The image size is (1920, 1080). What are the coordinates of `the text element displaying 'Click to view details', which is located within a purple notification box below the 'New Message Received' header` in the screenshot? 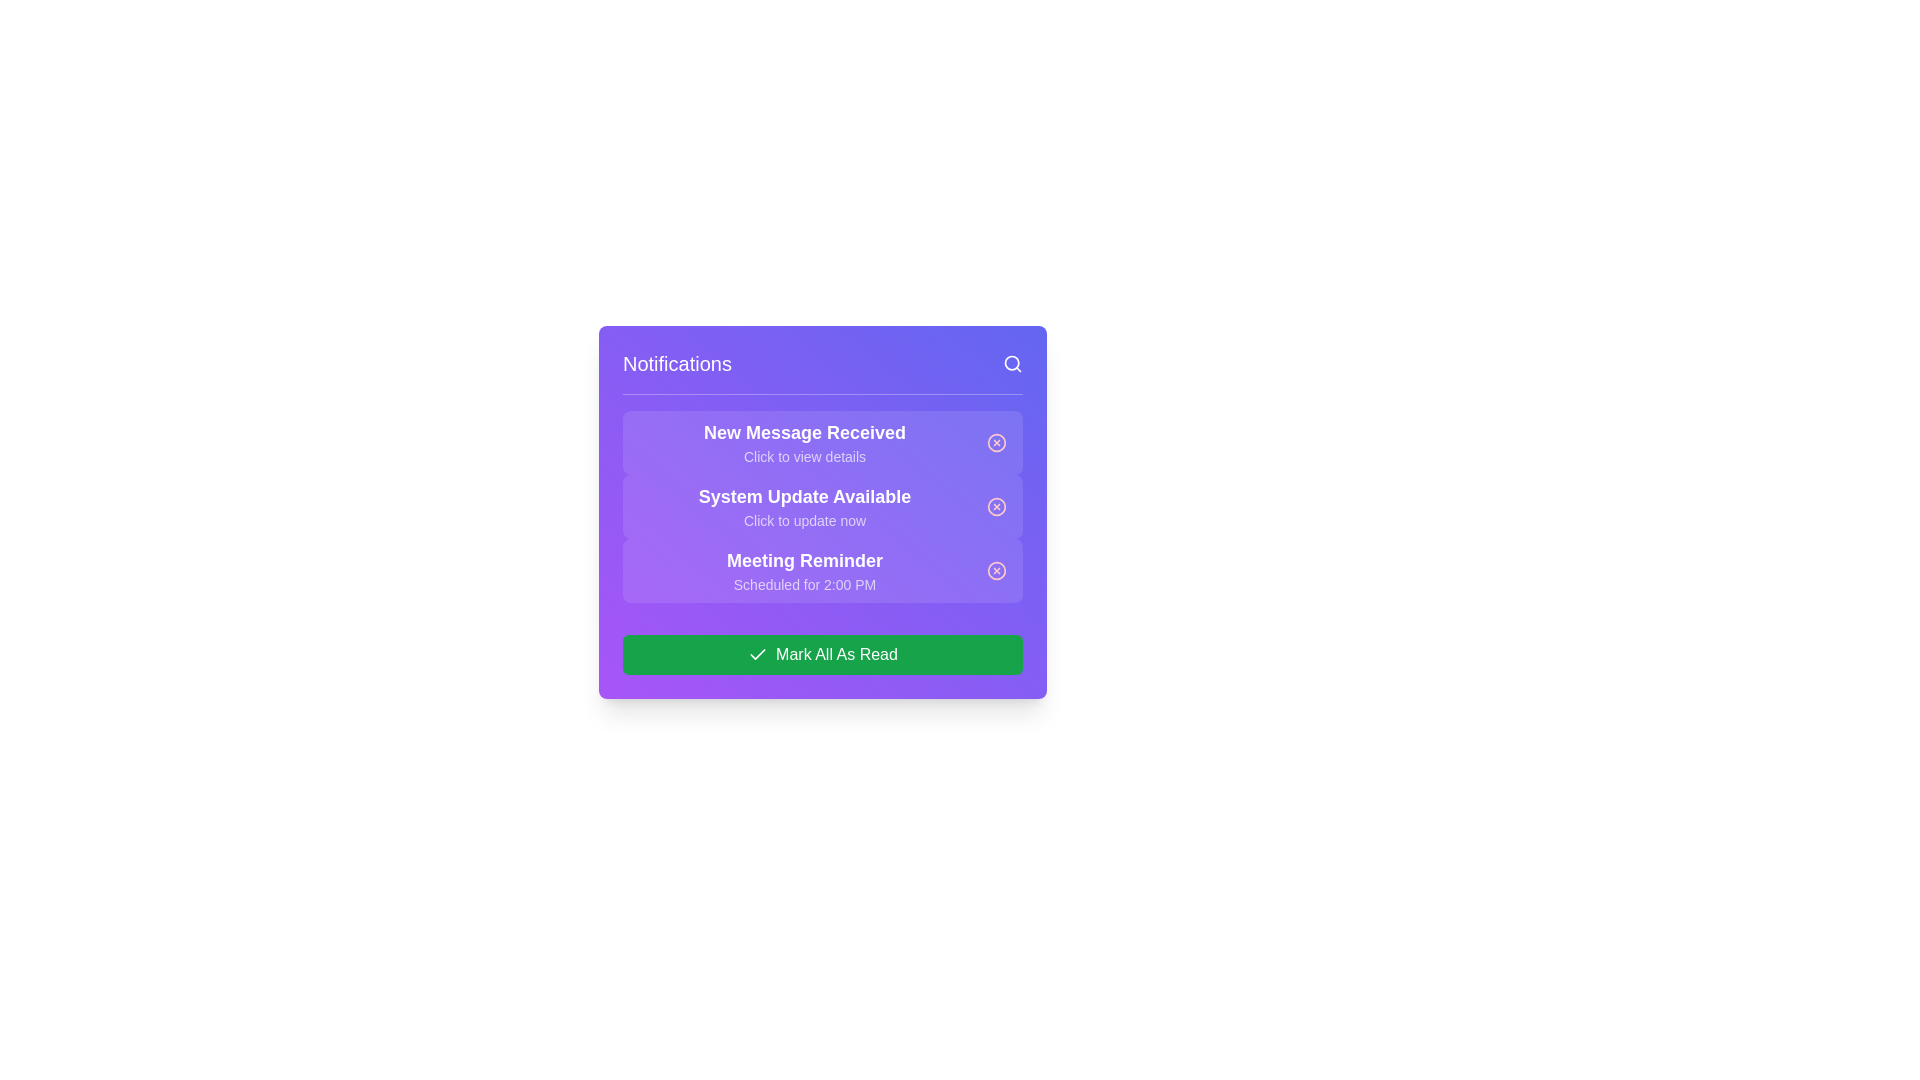 It's located at (805, 456).